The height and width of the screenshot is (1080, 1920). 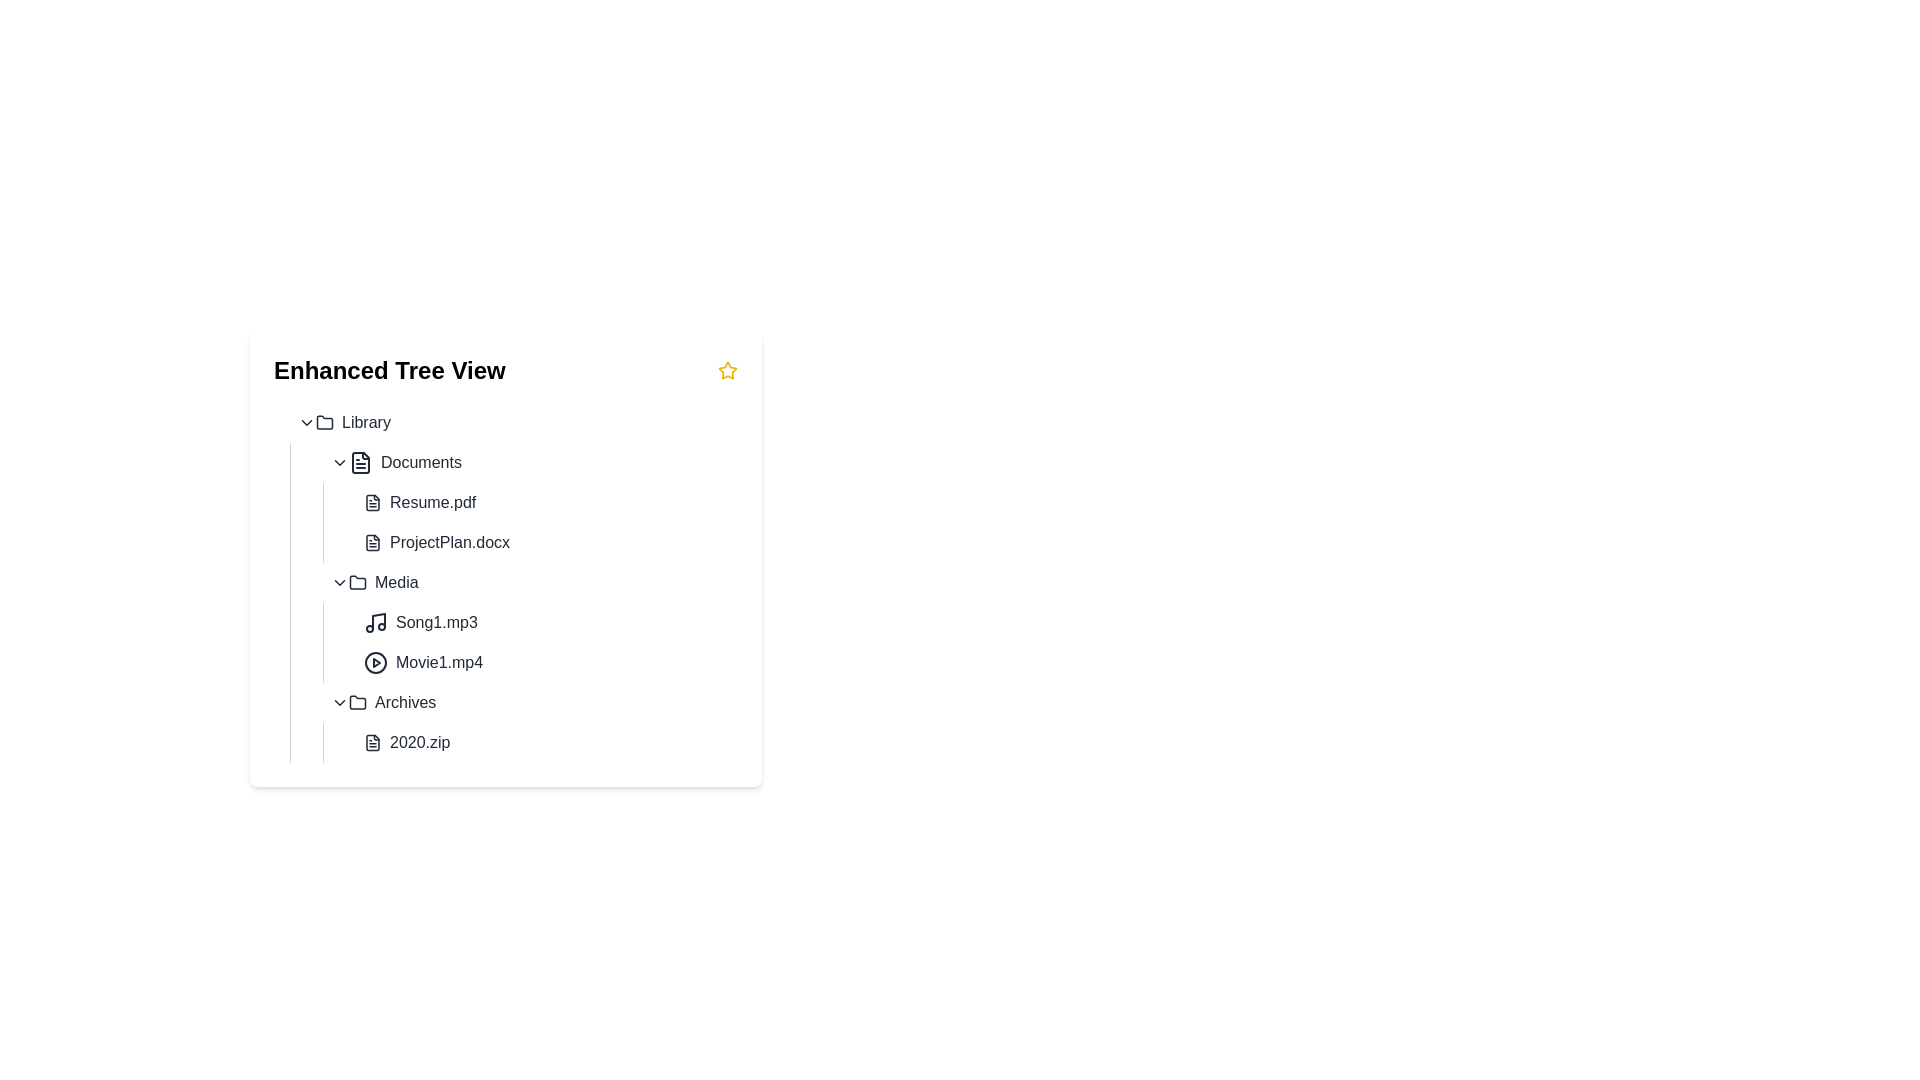 What do you see at coordinates (530, 722) in the screenshot?
I see `the file entry labeled '2020.zip' in the 'Archives' section of the folder structure` at bounding box center [530, 722].